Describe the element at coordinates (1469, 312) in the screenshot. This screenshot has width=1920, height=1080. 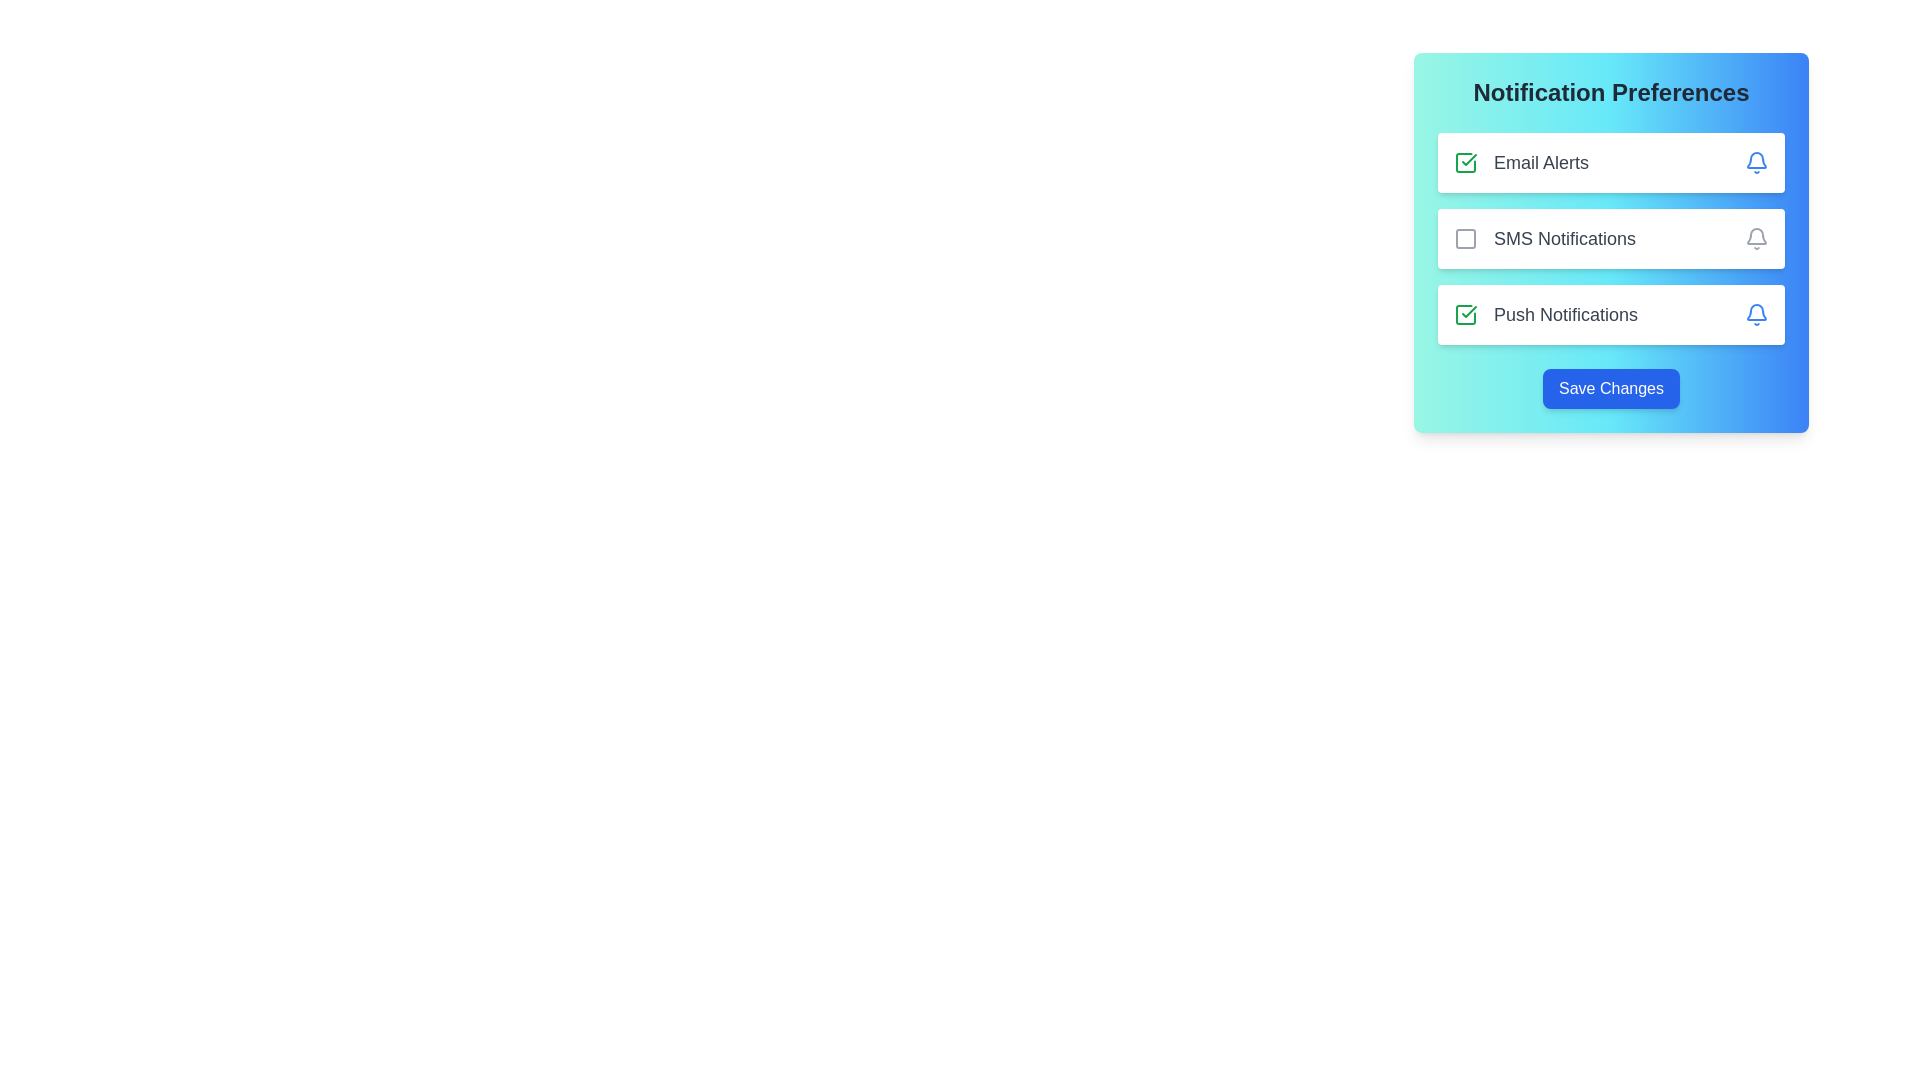
I see `the visual confirmation indicator for the 'Push Notifications' option, which is styled with the 'text-green-600' class within the Notification Preferences UI box` at that location.